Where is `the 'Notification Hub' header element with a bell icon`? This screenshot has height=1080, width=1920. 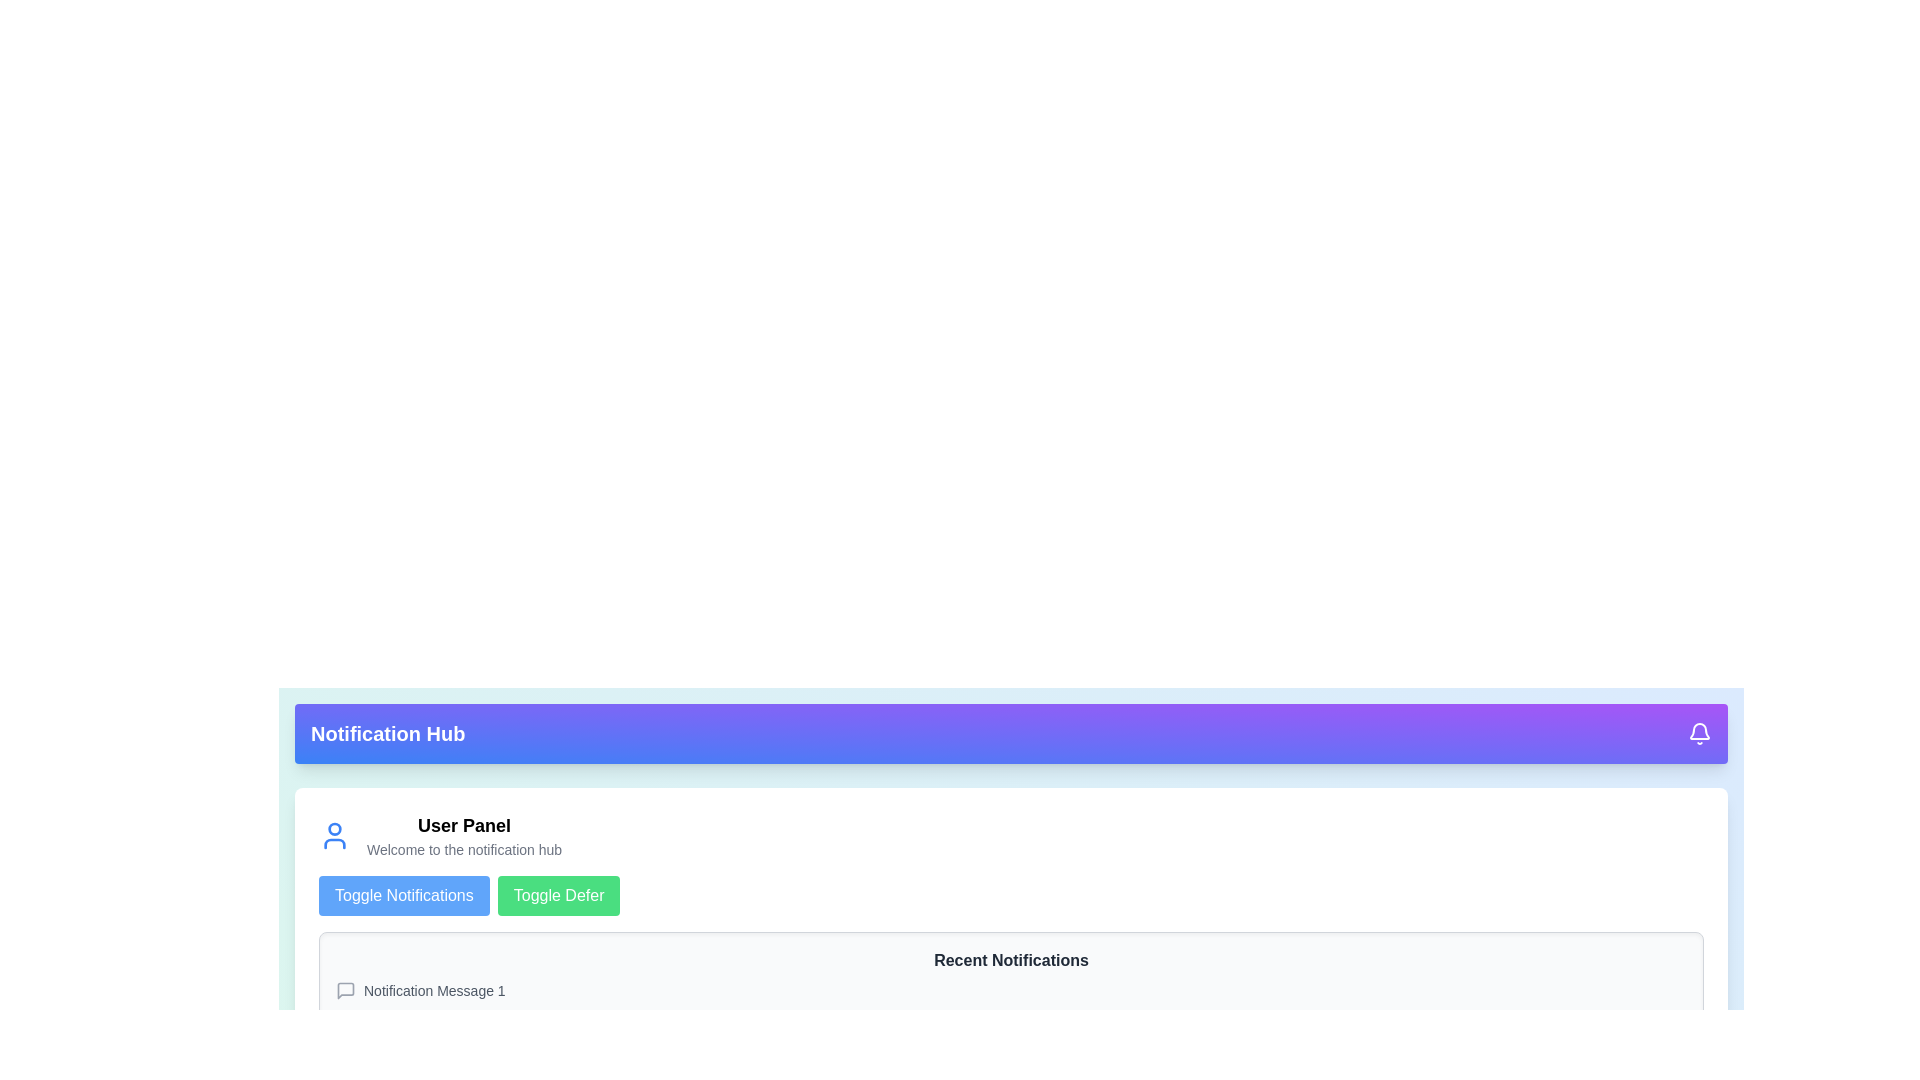 the 'Notification Hub' header element with a bell icon is located at coordinates (1011, 733).